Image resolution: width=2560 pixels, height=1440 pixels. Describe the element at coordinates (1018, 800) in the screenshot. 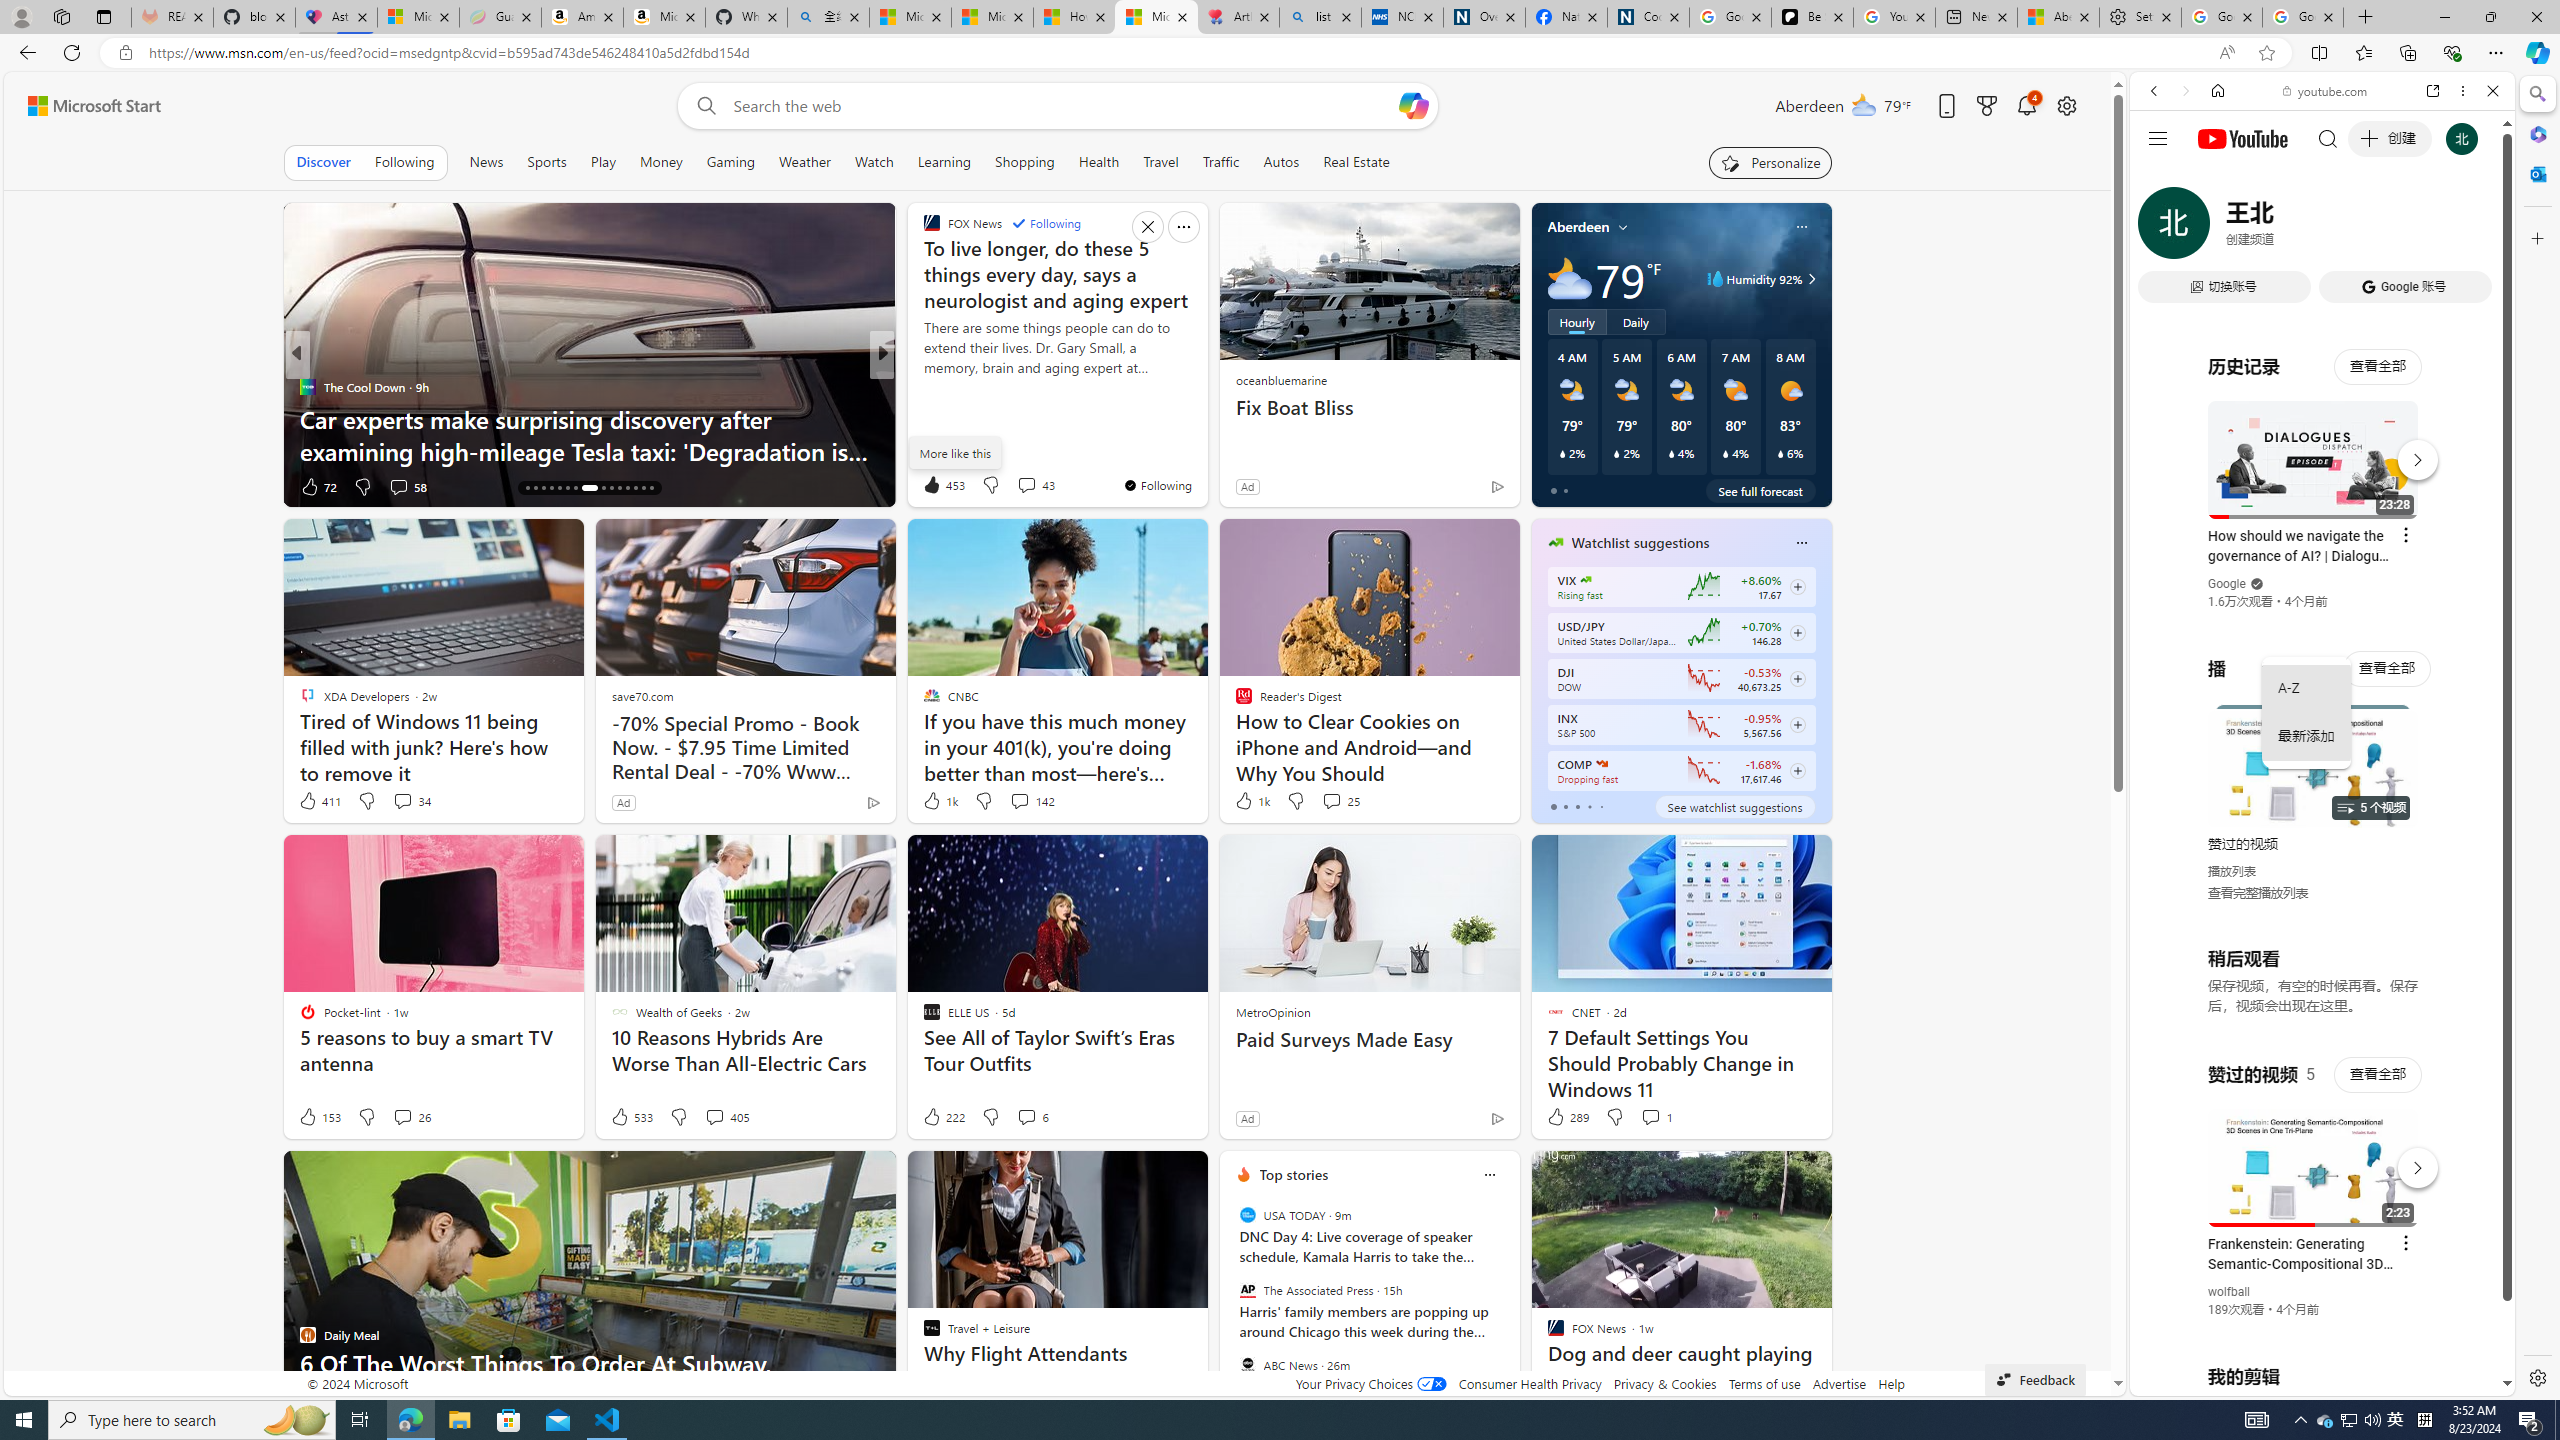

I see `'View comments 142 Comment'` at that location.